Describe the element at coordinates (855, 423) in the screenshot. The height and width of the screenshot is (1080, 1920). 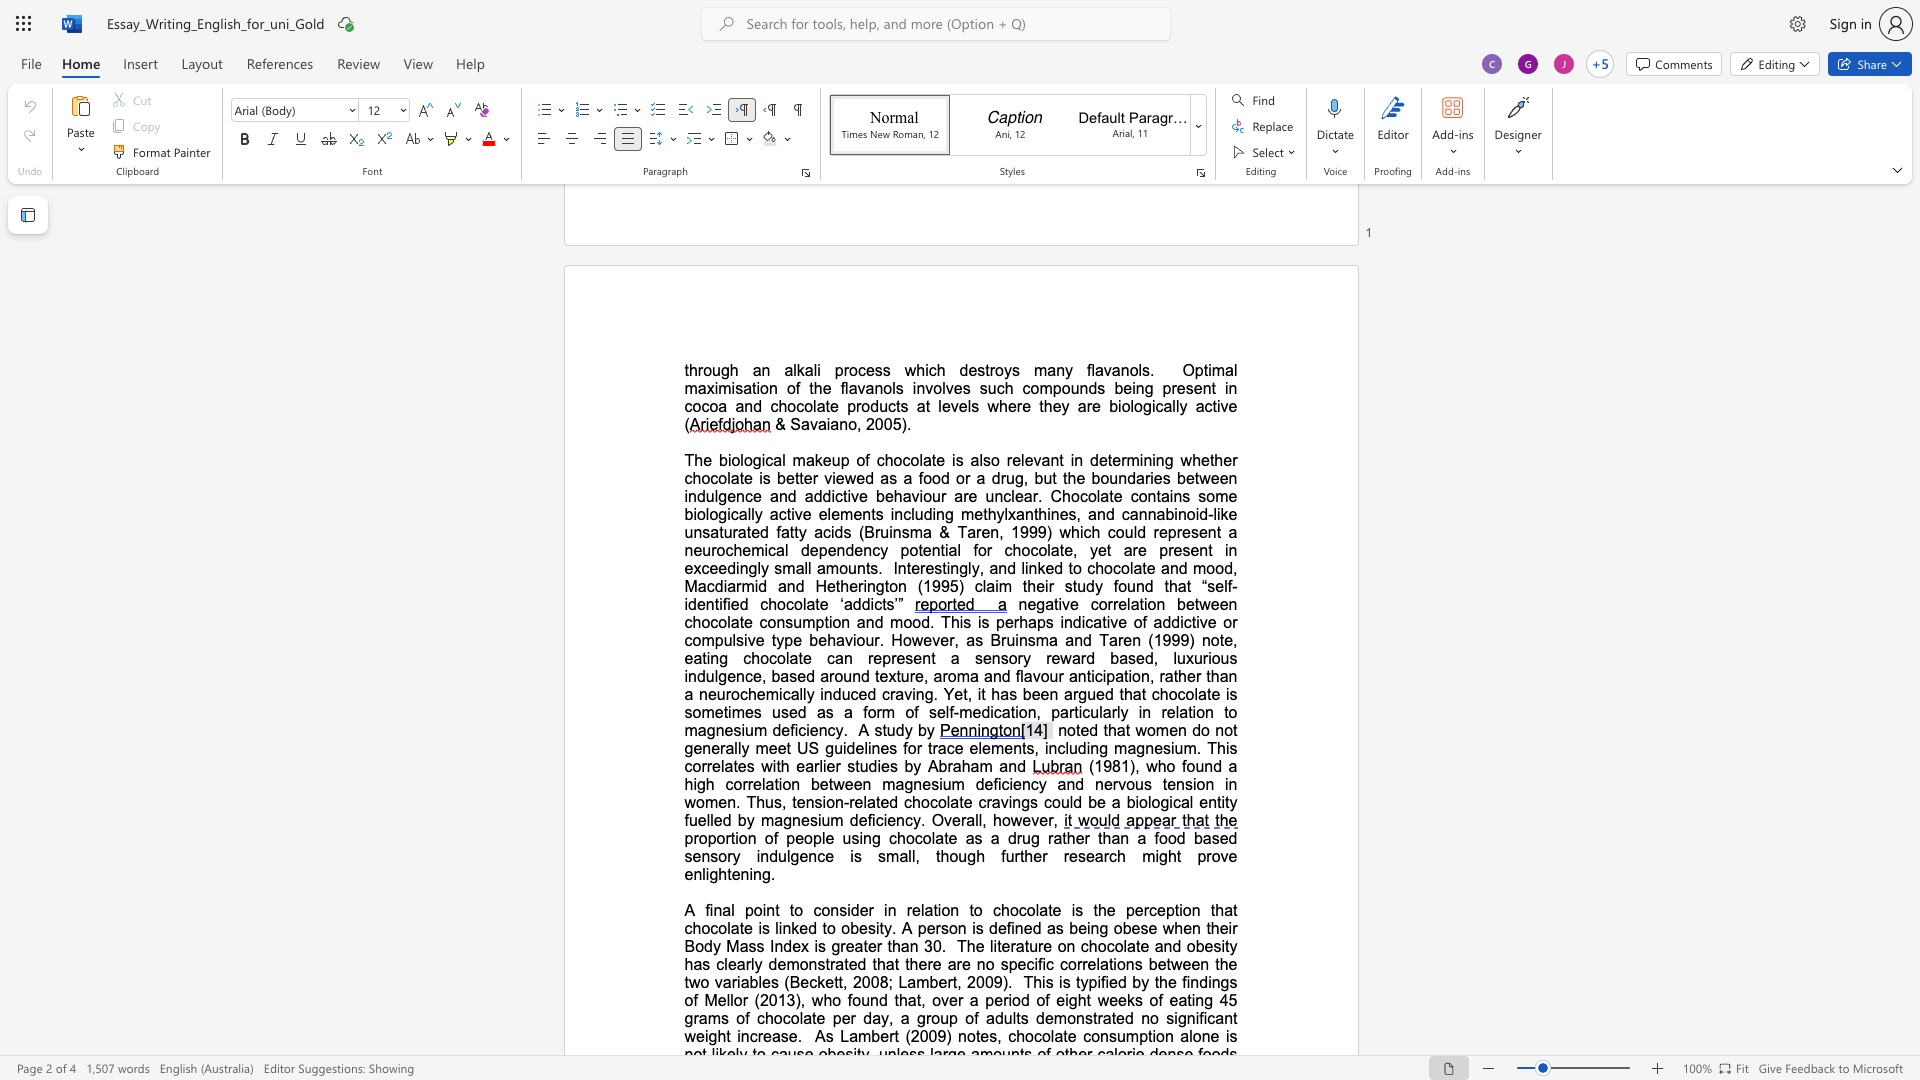
I see `the space between the continuous character "o" and "," in the text` at that location.